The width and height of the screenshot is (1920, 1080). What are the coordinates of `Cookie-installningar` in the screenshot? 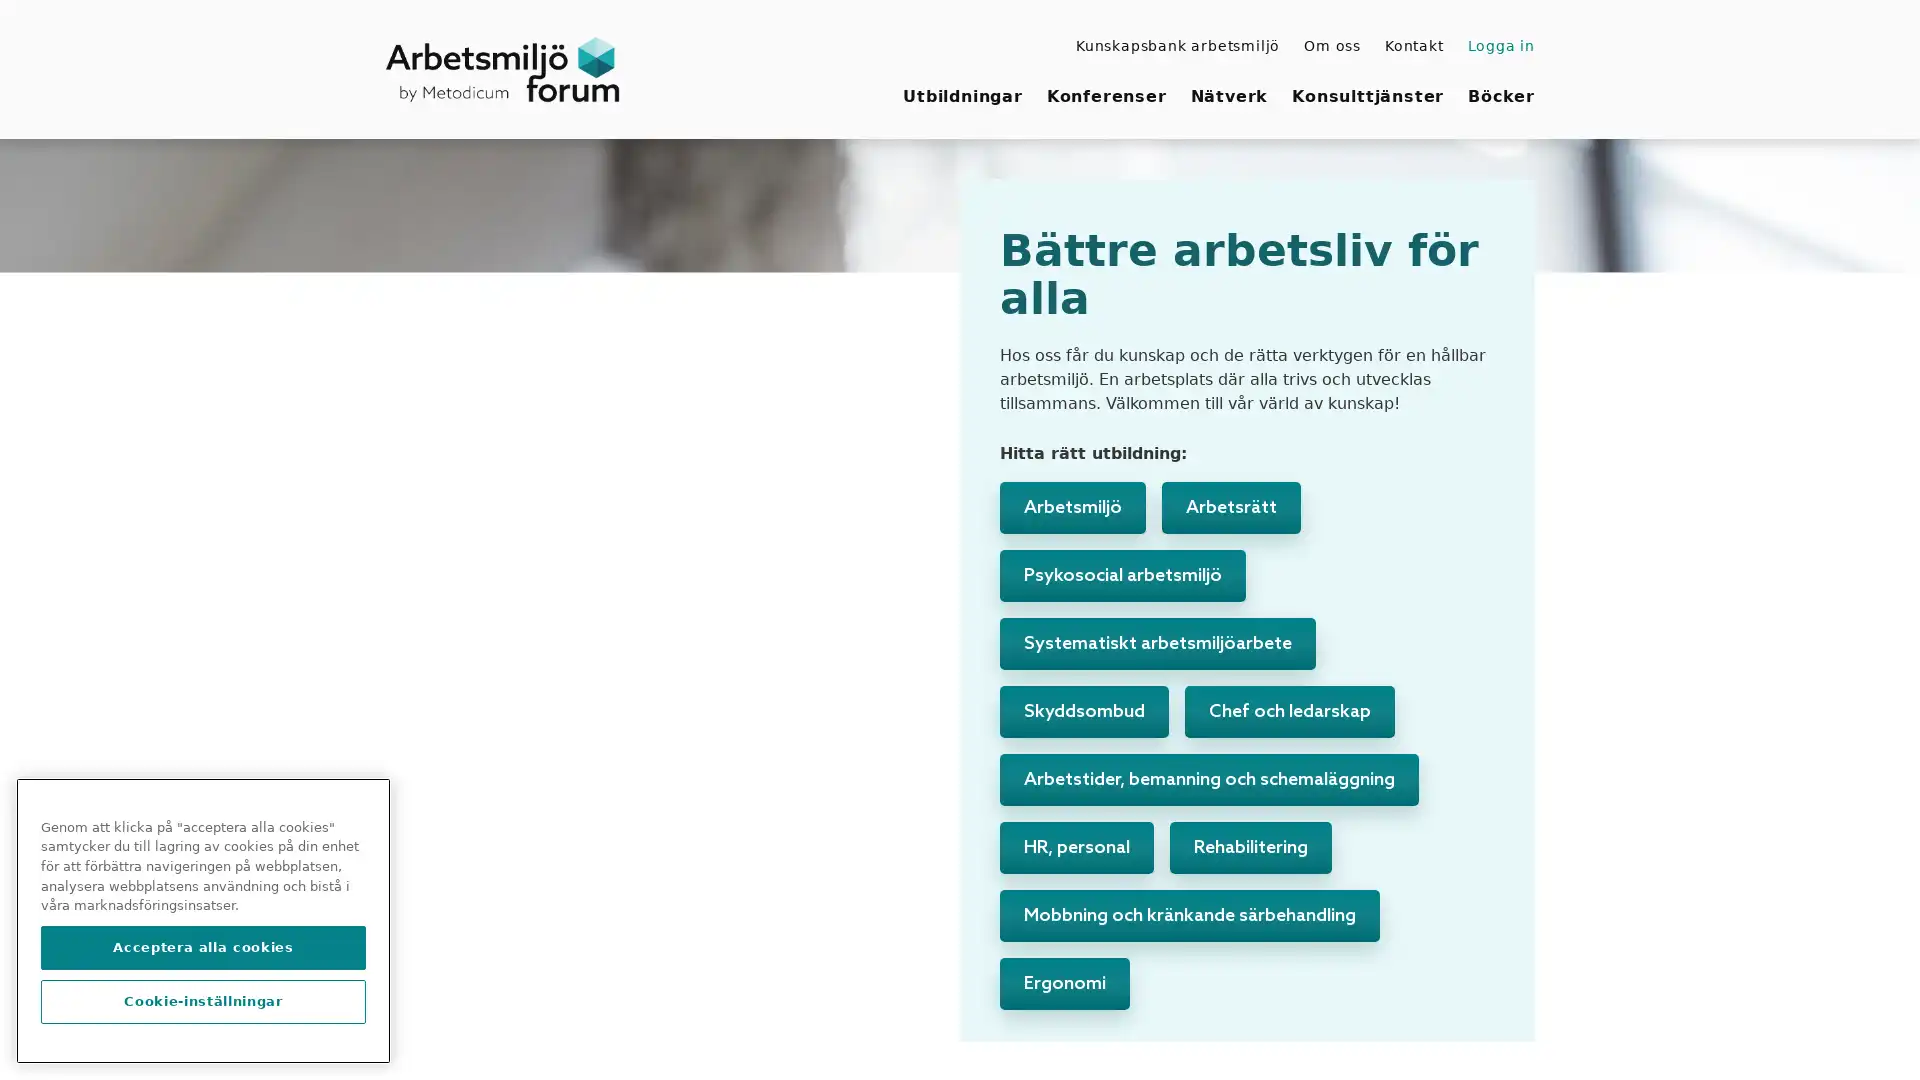 It's located at (203, 1002).